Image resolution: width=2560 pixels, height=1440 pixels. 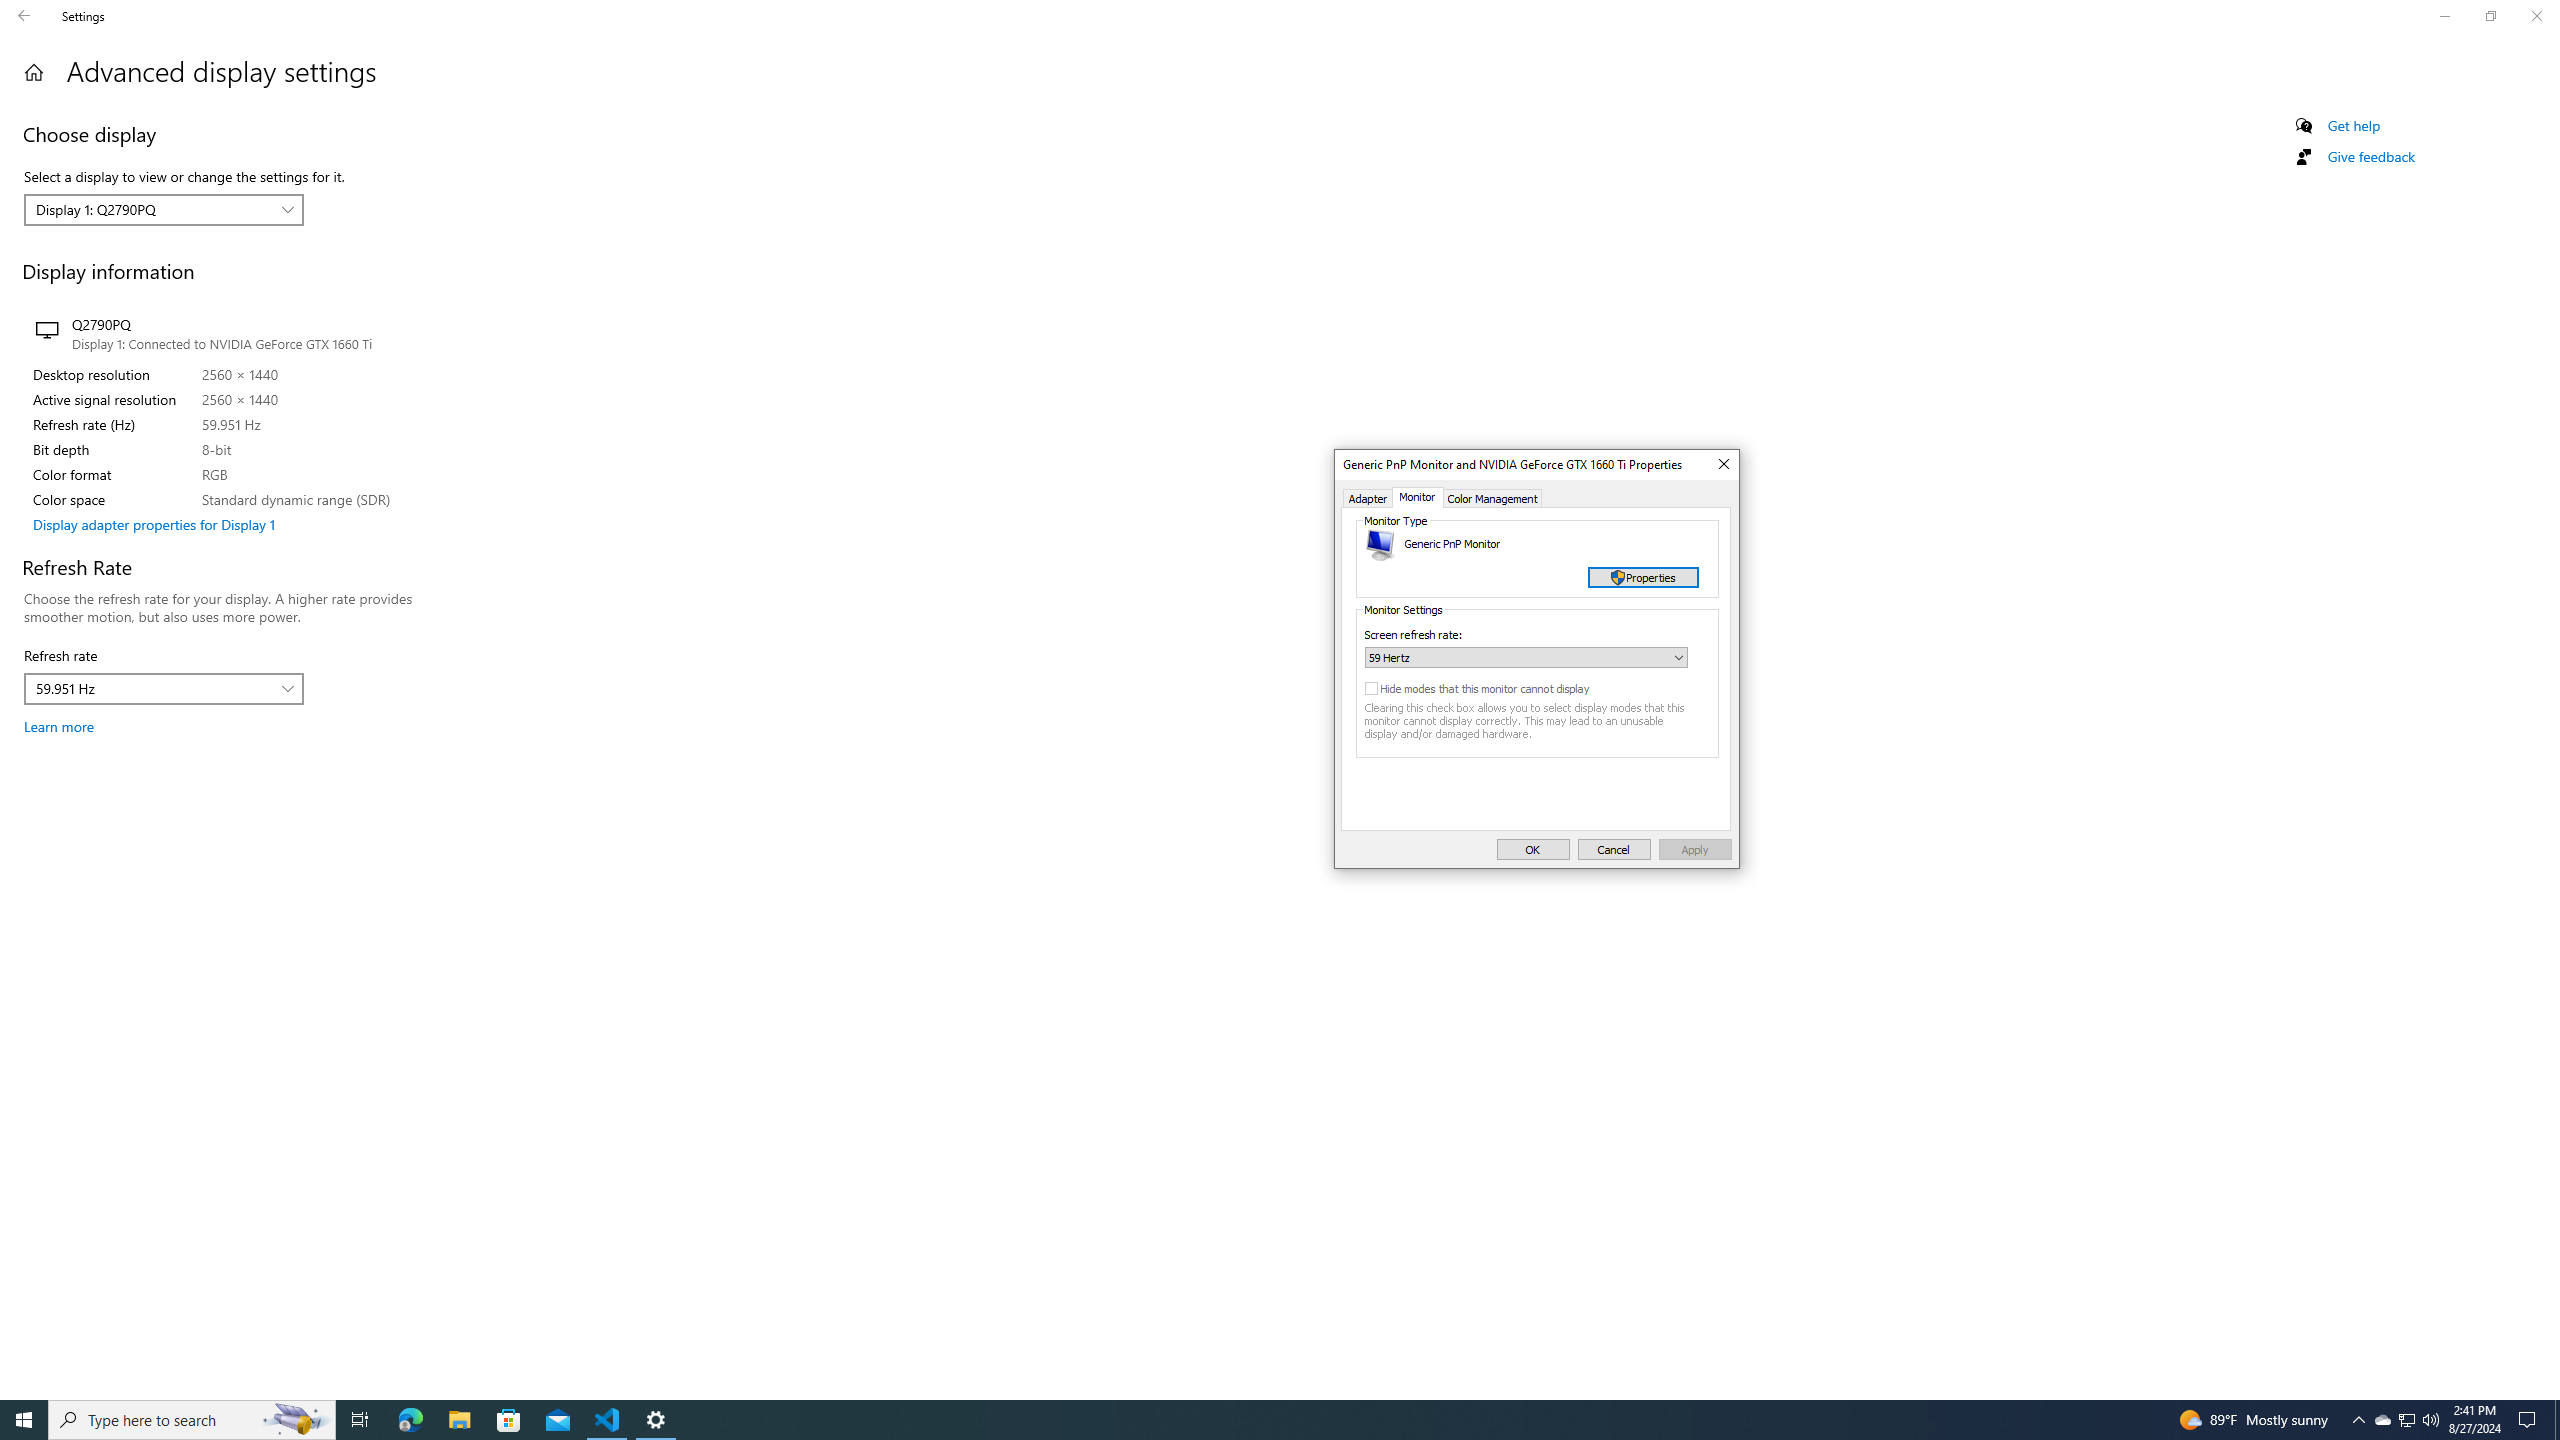 I want to click on 'Type here to search', so click(x=191, y=1418).